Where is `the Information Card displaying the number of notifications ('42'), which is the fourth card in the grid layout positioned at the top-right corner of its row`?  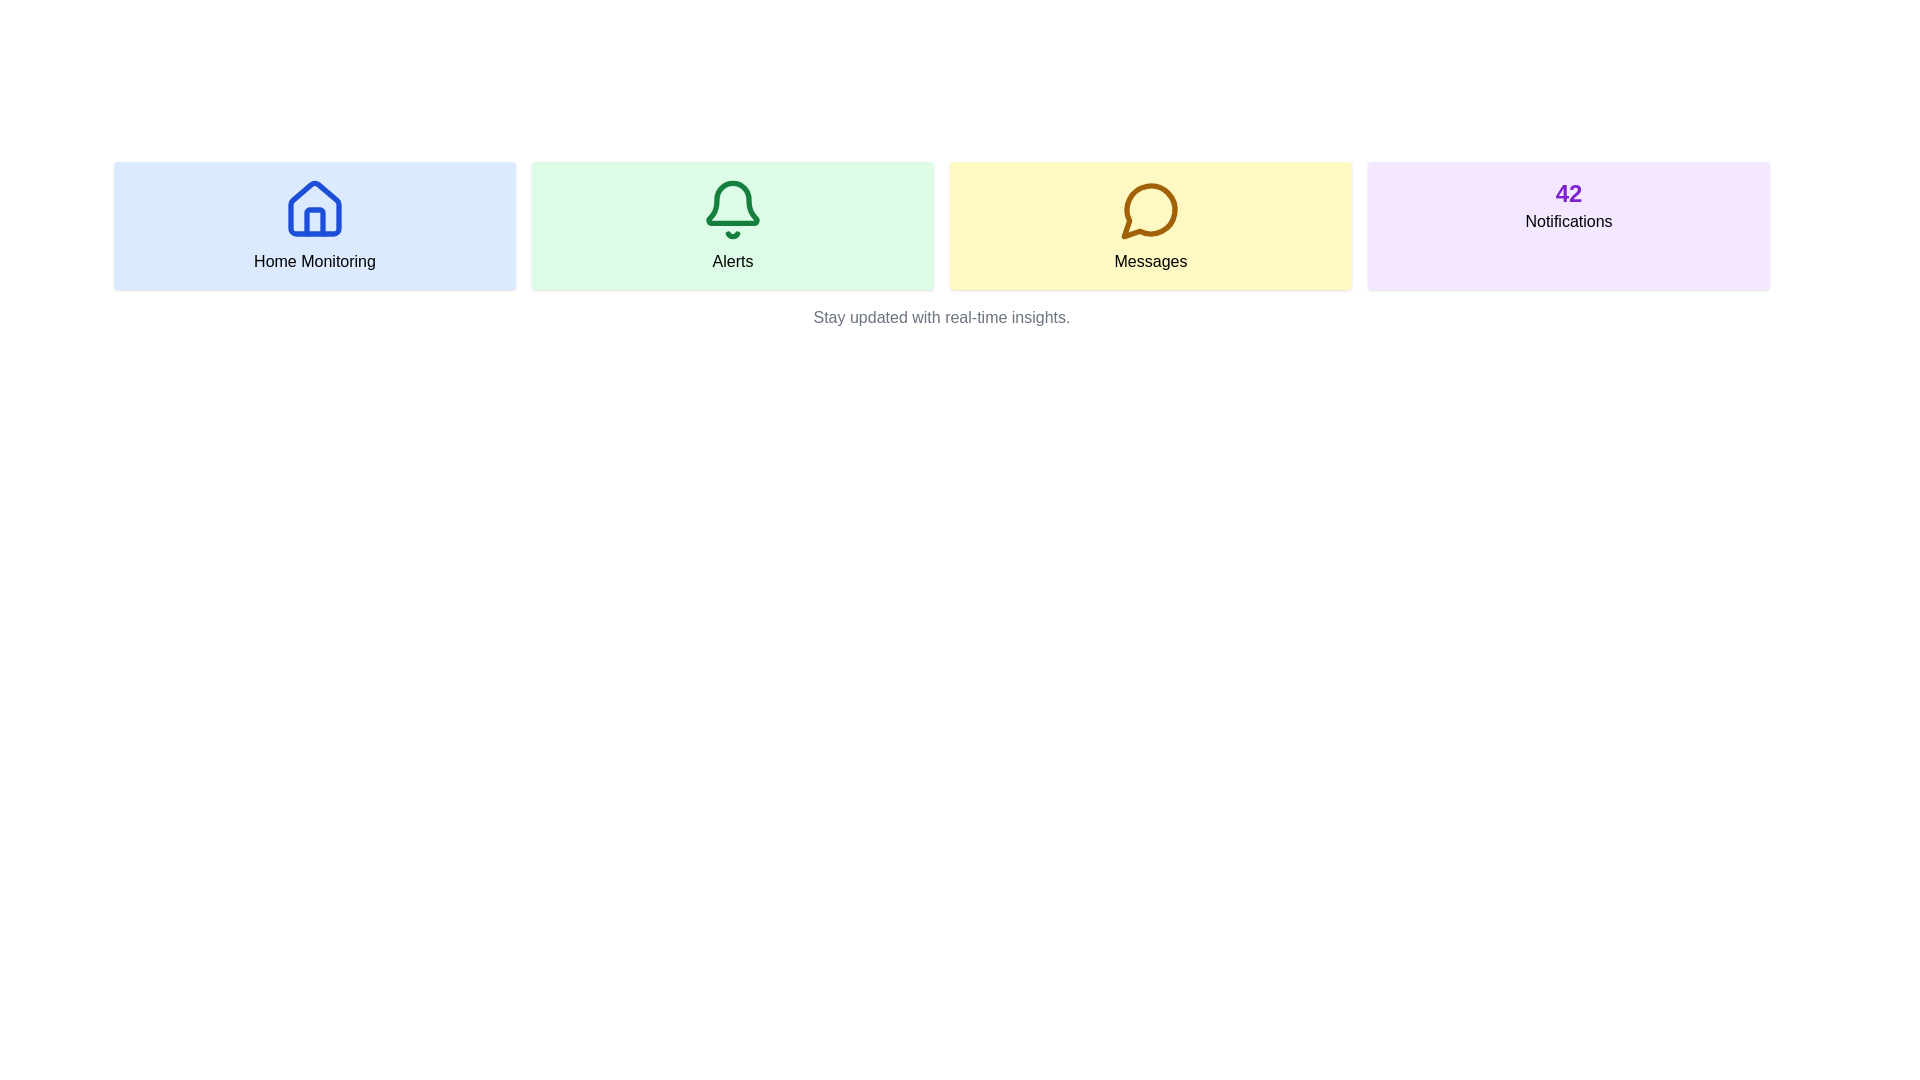 the Information Card displaying the number of notifications ('42'), which is the fourth card in the grid layout positioned at the top-right corner of its row is located at coordinates (1568, 225).